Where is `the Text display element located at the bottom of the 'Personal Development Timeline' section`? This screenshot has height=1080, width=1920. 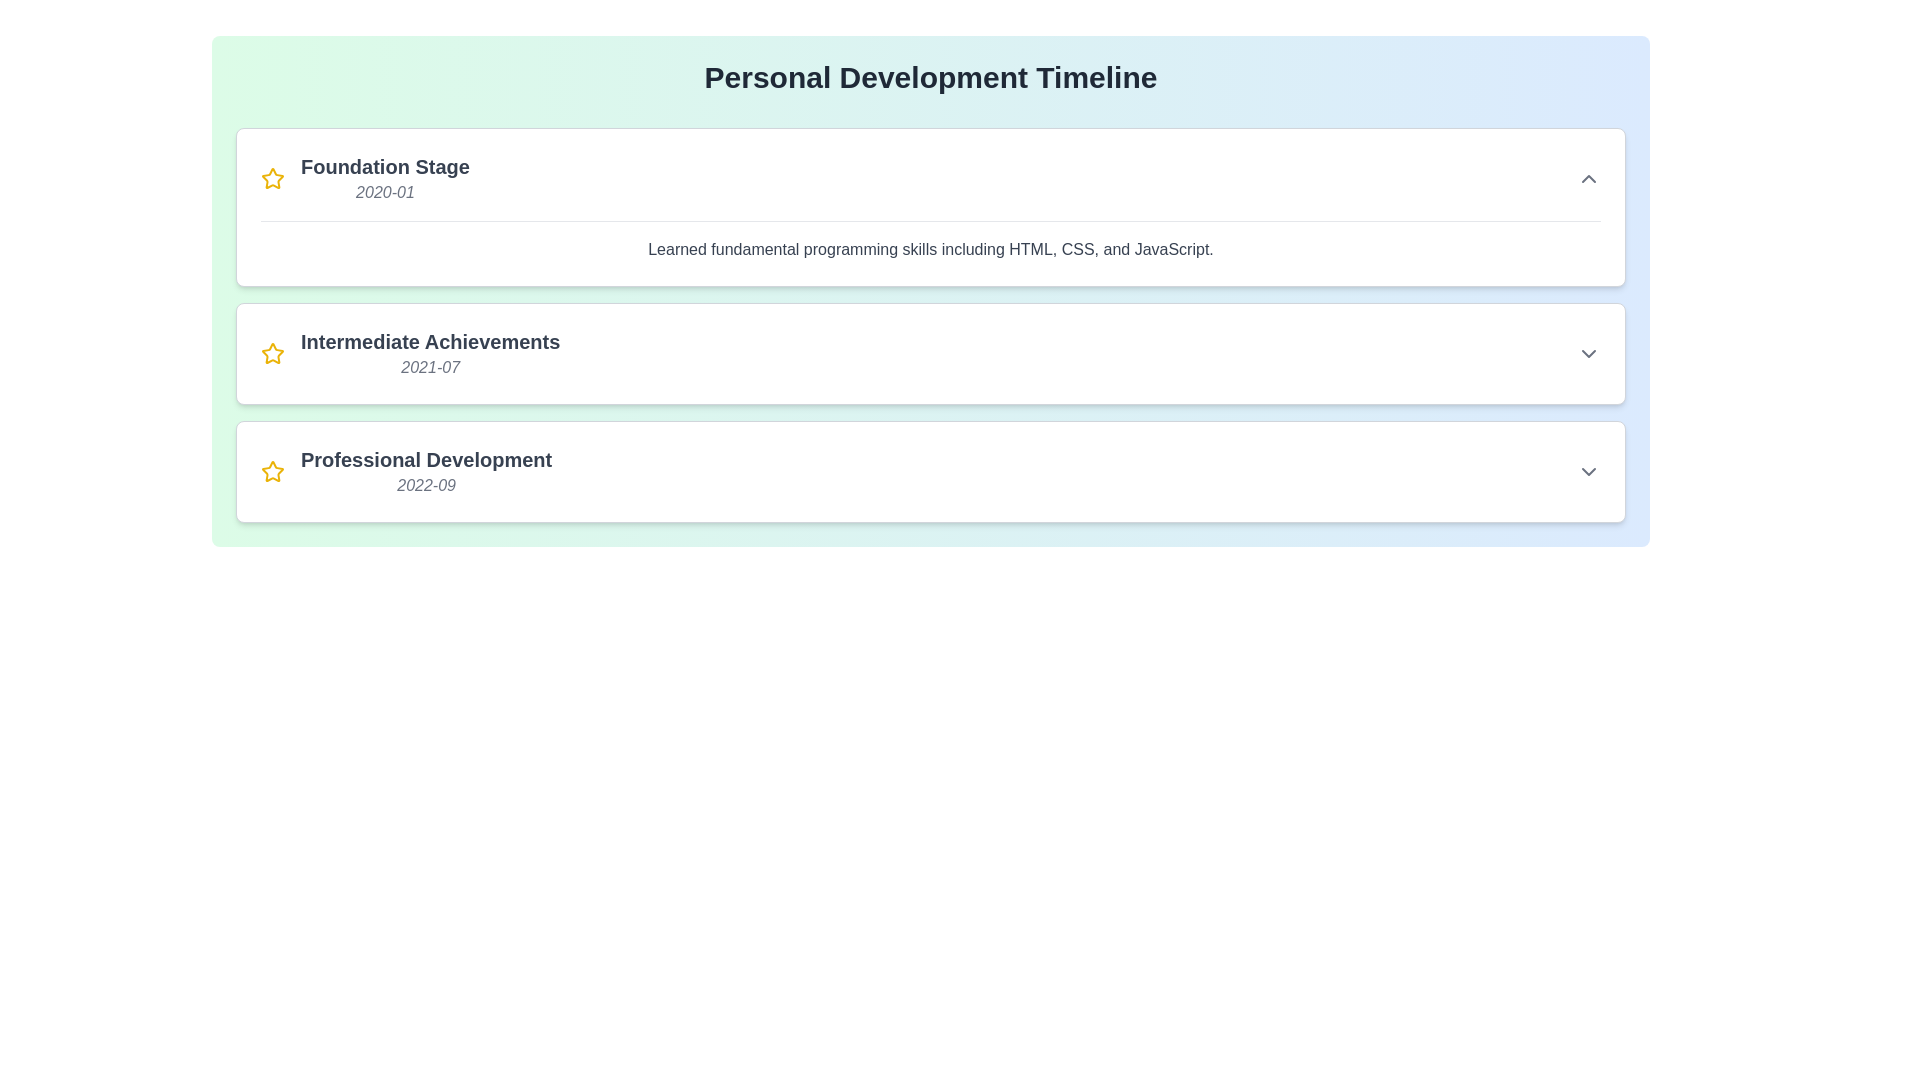
the Text display element located at the bottom of the 'Personal Development Timeline' section is located at coordinates (425, 471).